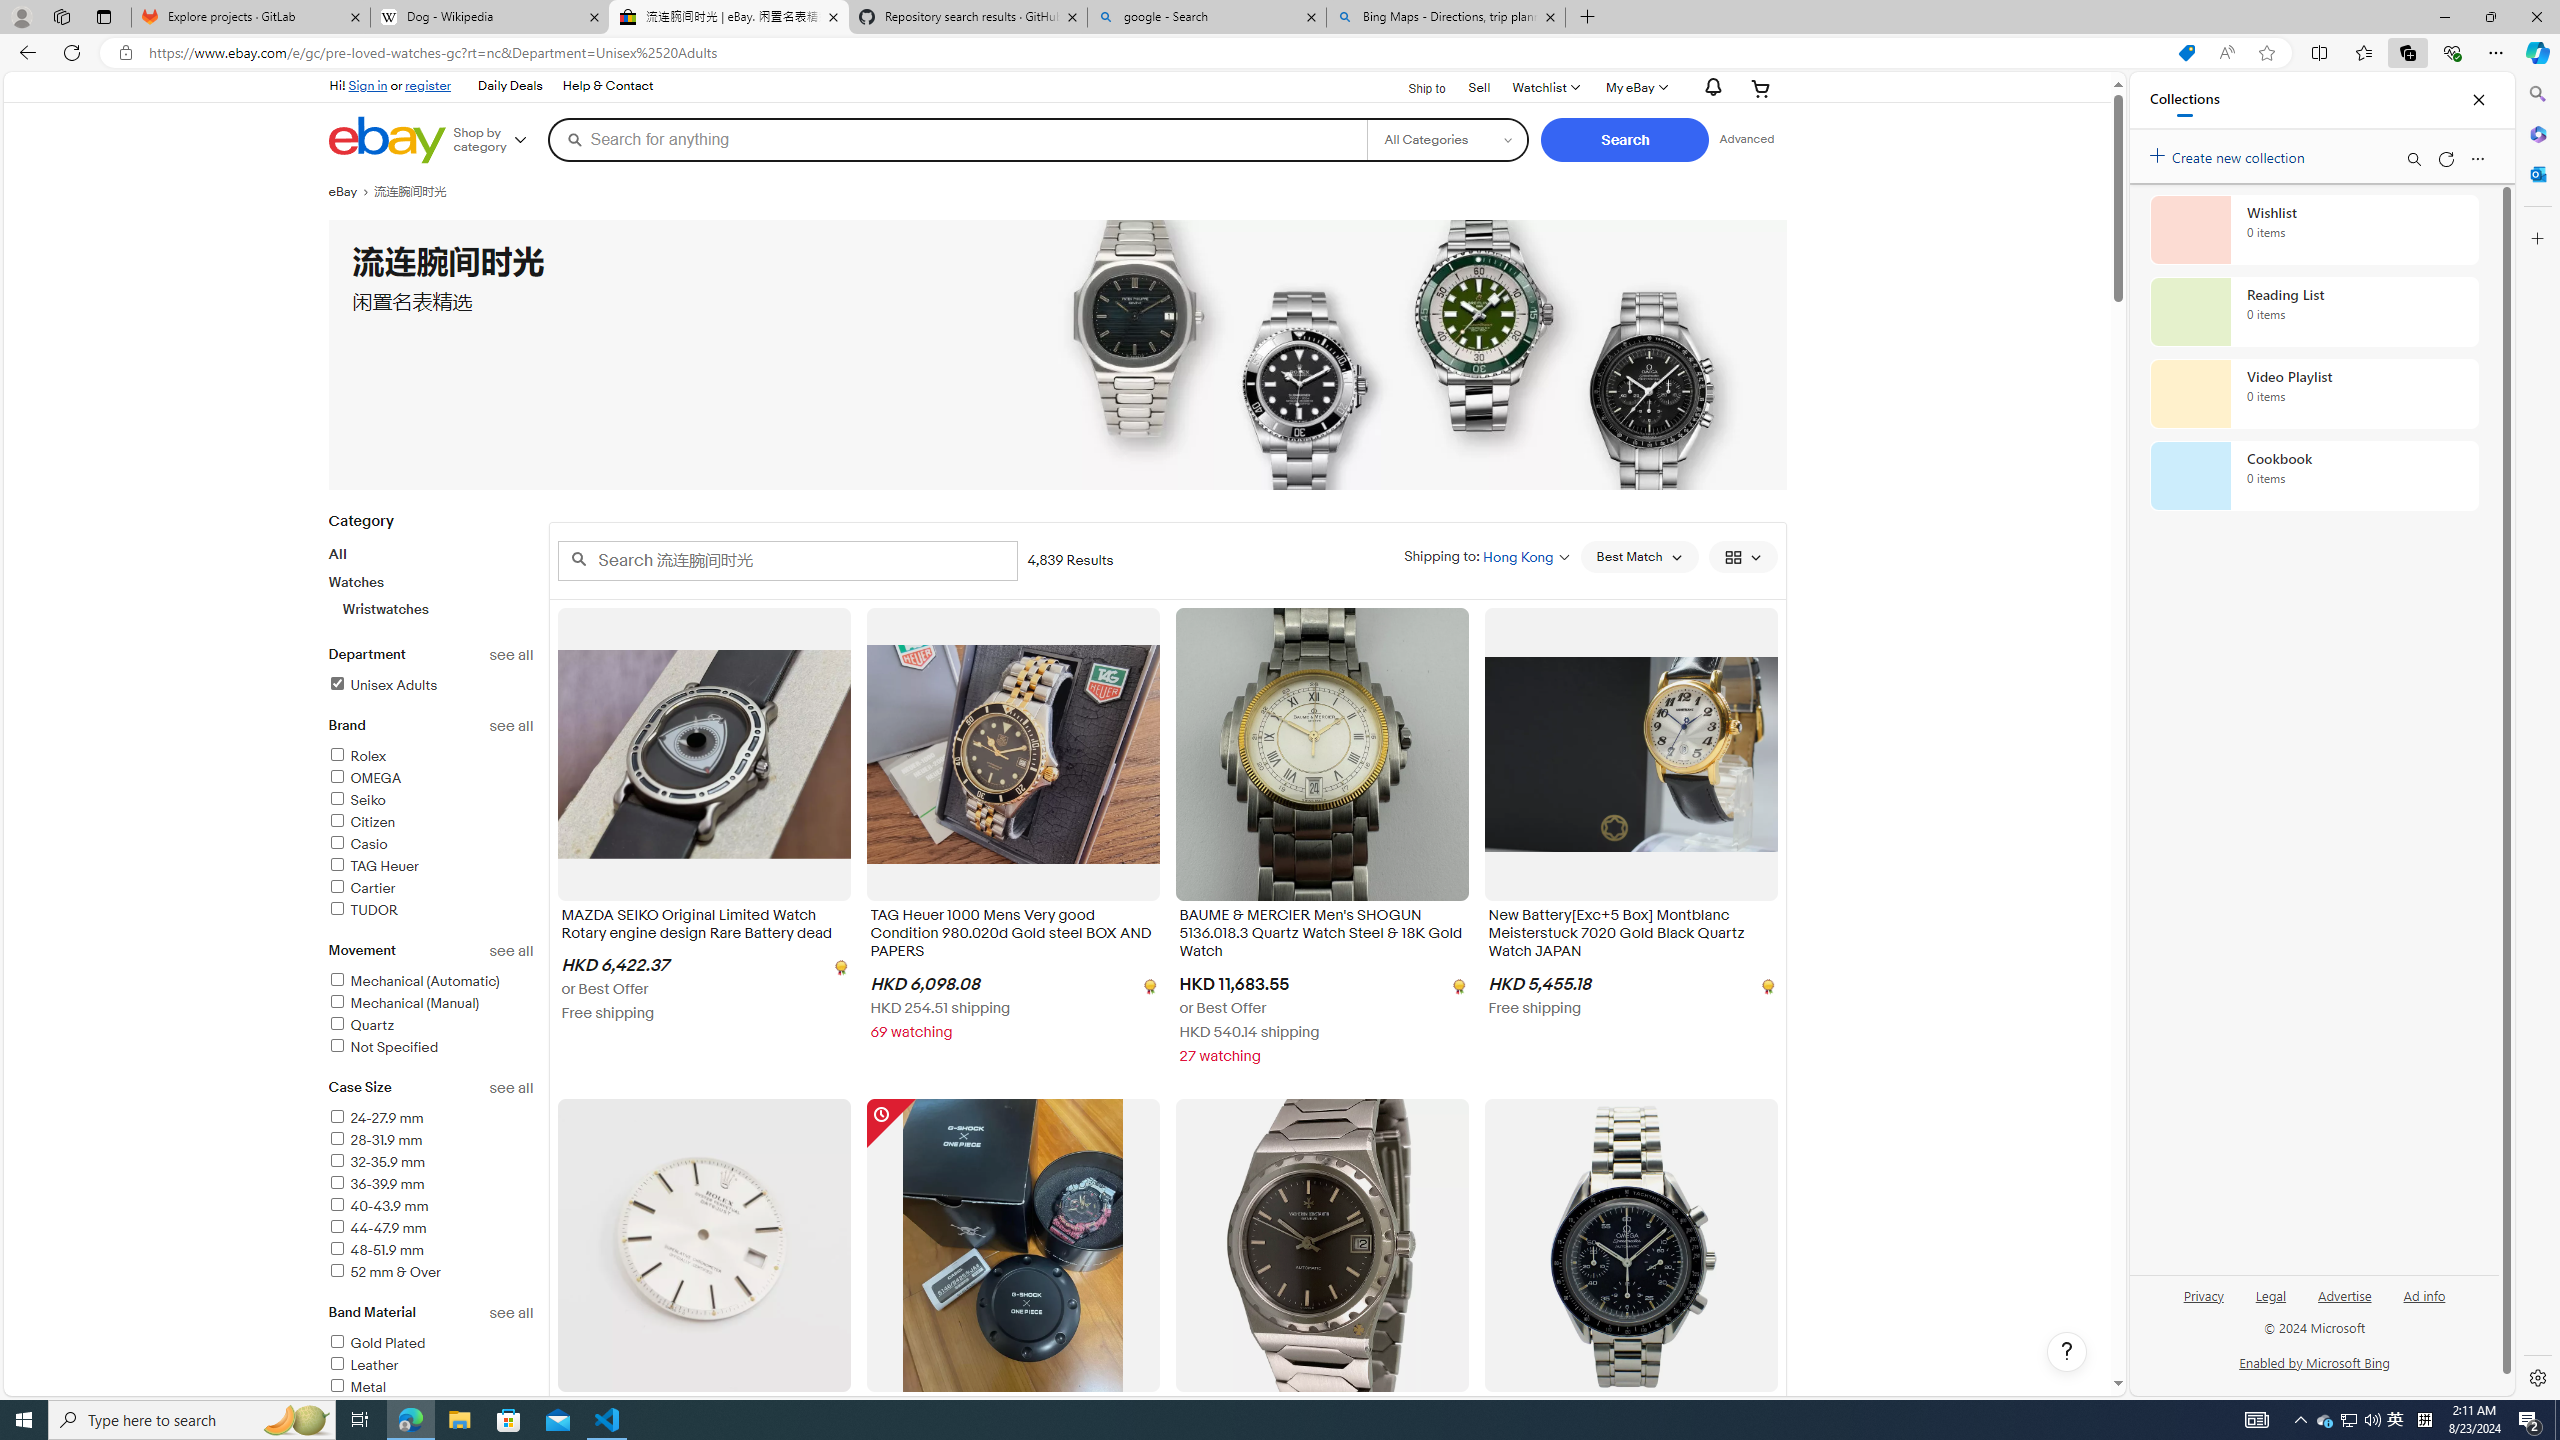 This screenshot has width=2560, height=1440. I want to click on 'Shop by category', so click(497, 138).